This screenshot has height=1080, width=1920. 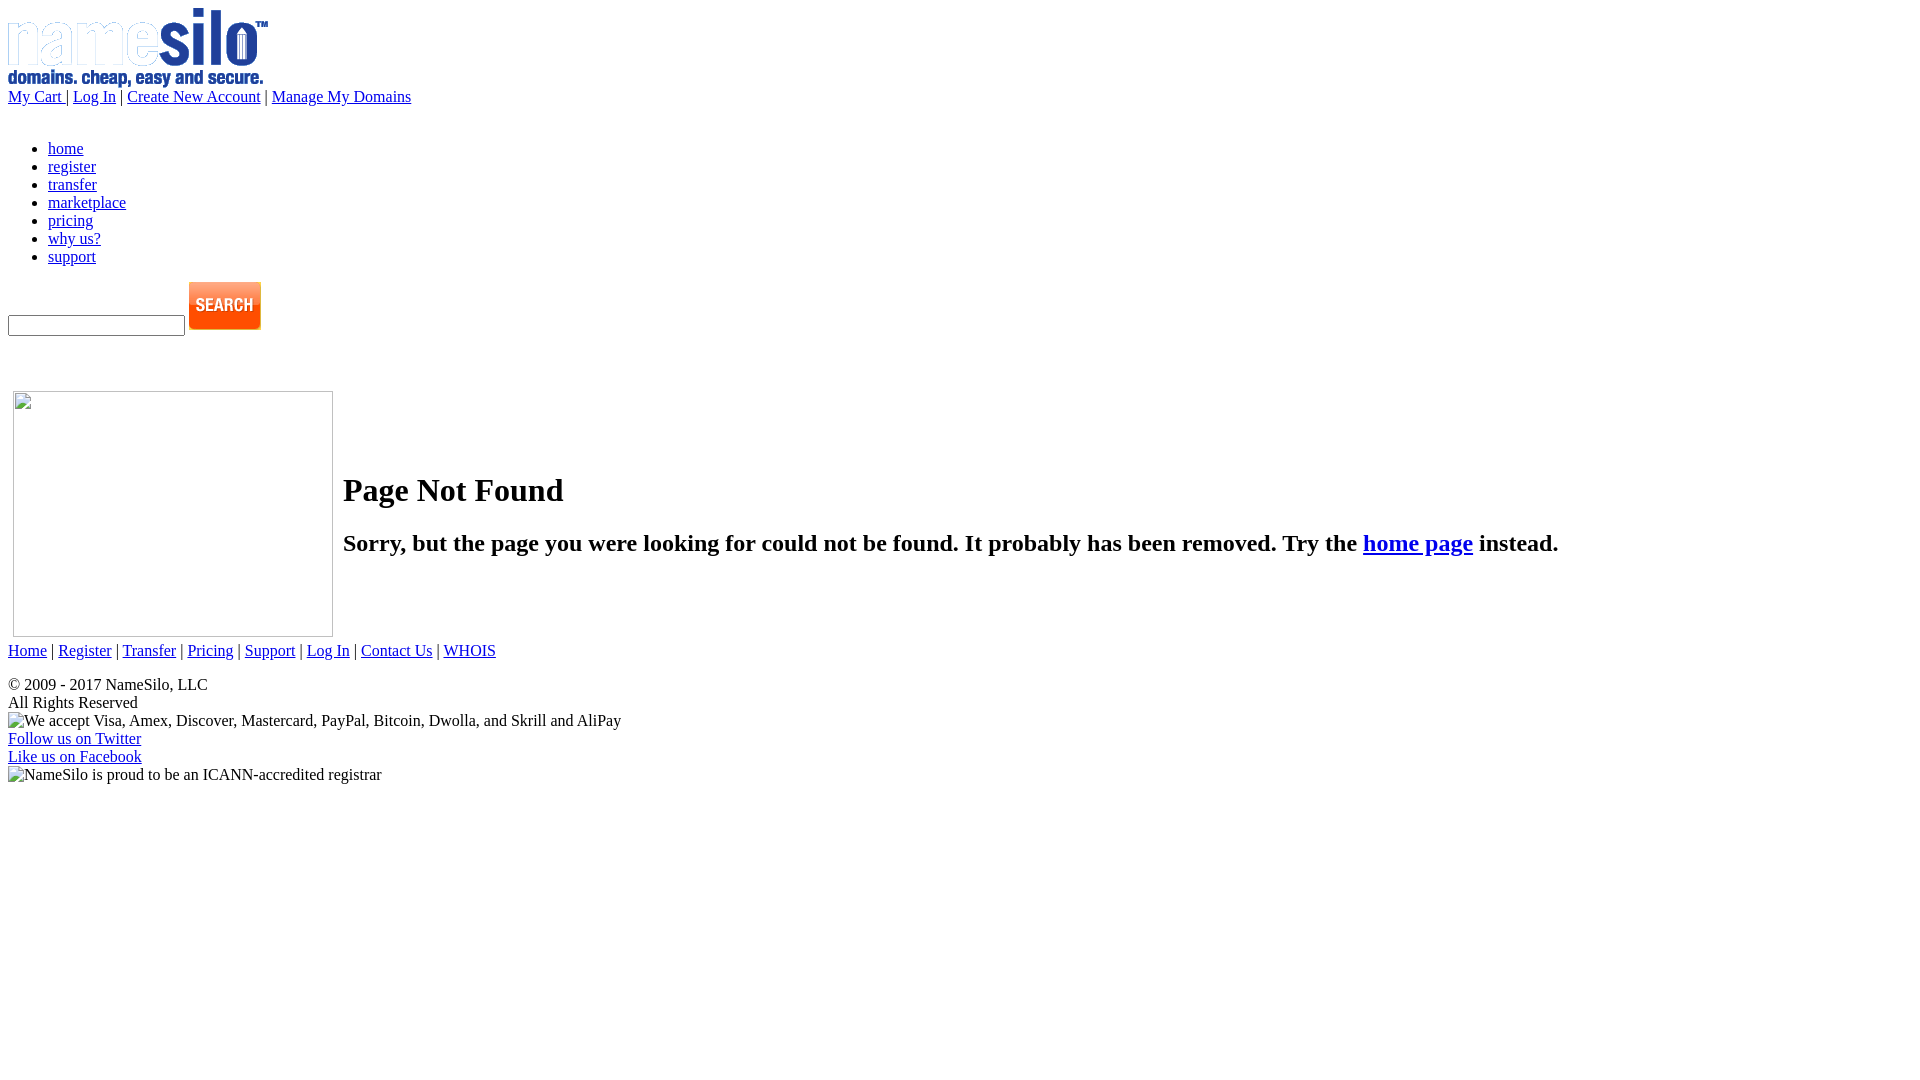 I want to click on 'Manage My Domains', so click(x=271, y=96).